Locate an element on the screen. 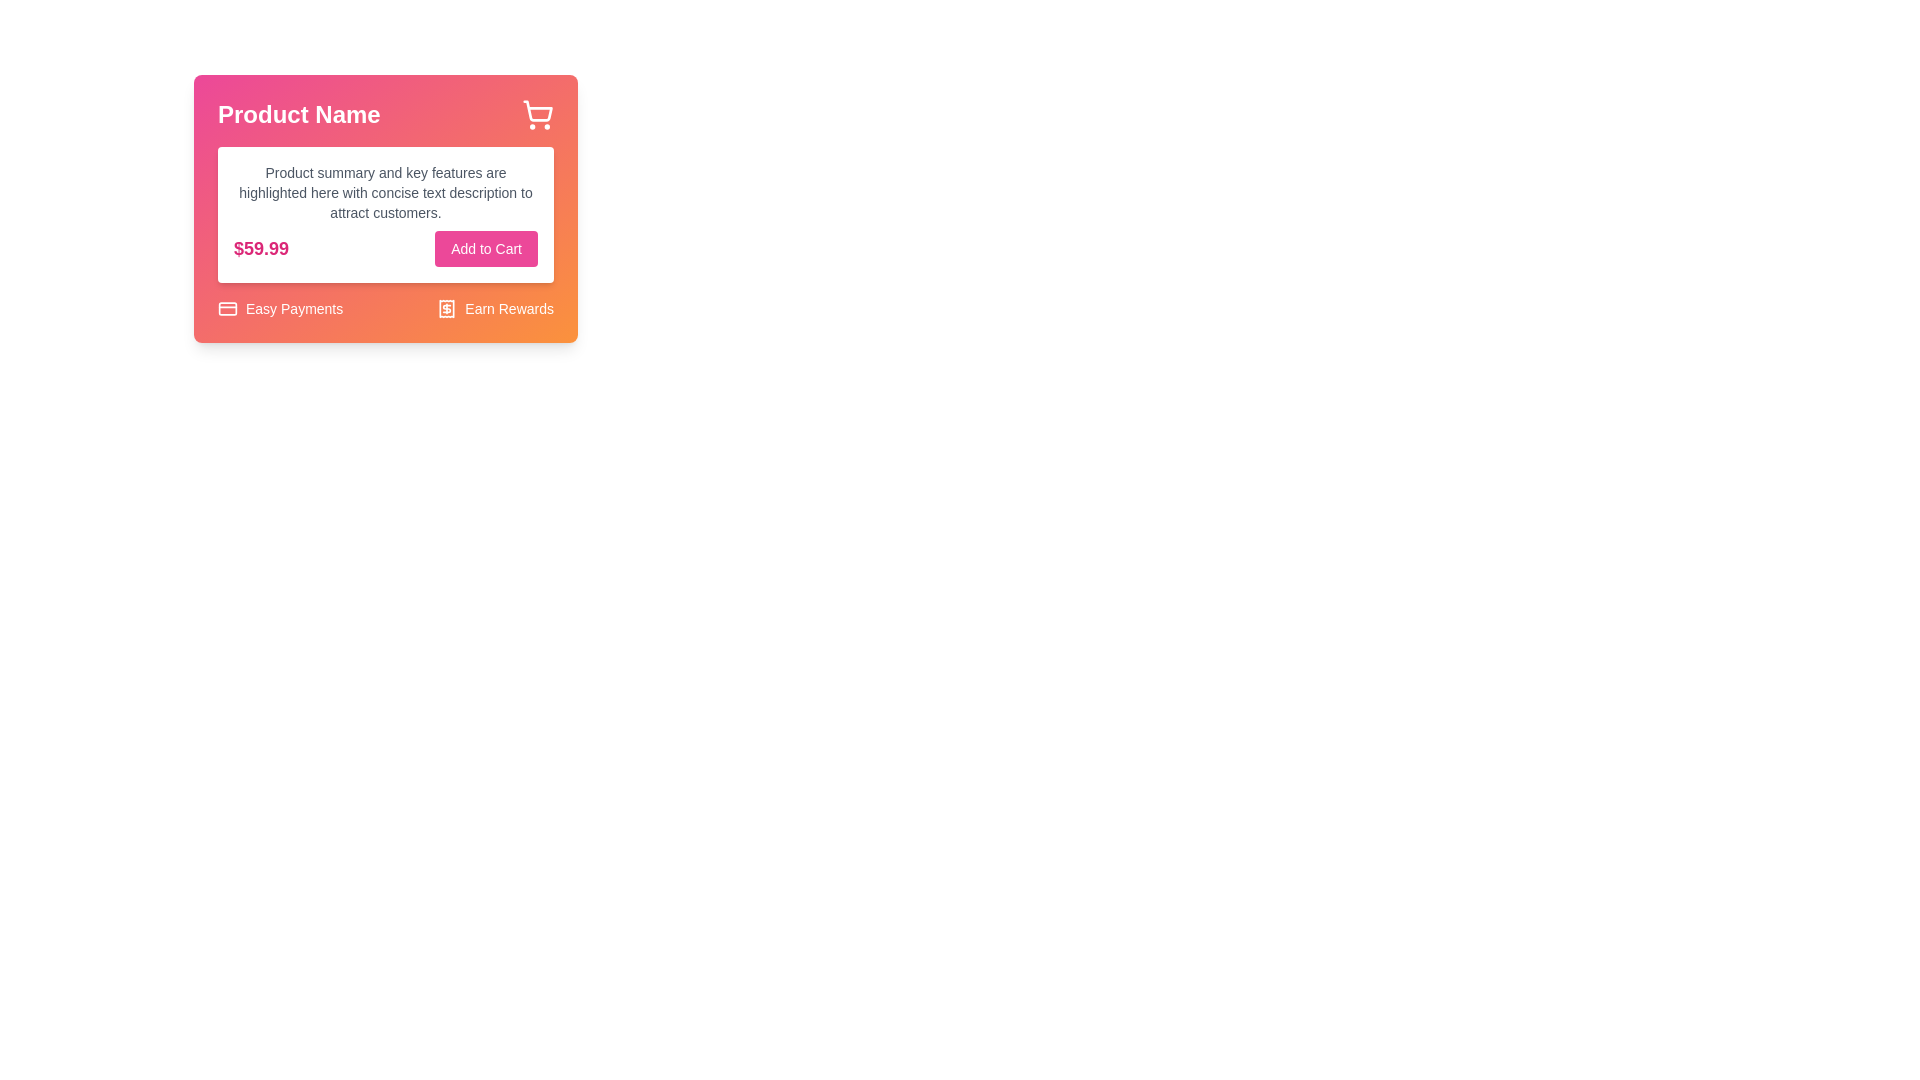 The height and width of the screenshot is (1080, 1920). the 'Add to Cart' button, which has a pink background and white text, to observe its hover effects is located at coordinates (486, 248).